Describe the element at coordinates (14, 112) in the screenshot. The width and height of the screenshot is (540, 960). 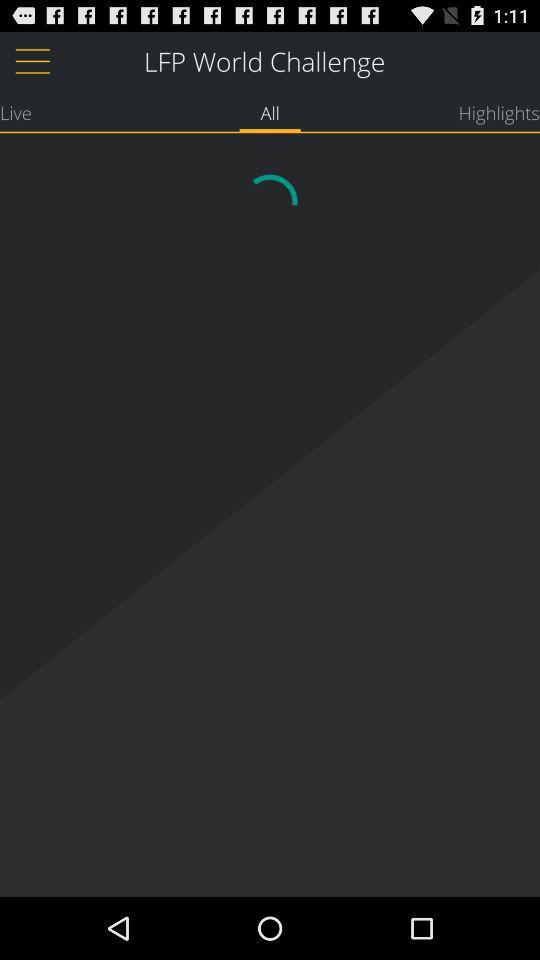
I see `the icon next to all icon` at that location.